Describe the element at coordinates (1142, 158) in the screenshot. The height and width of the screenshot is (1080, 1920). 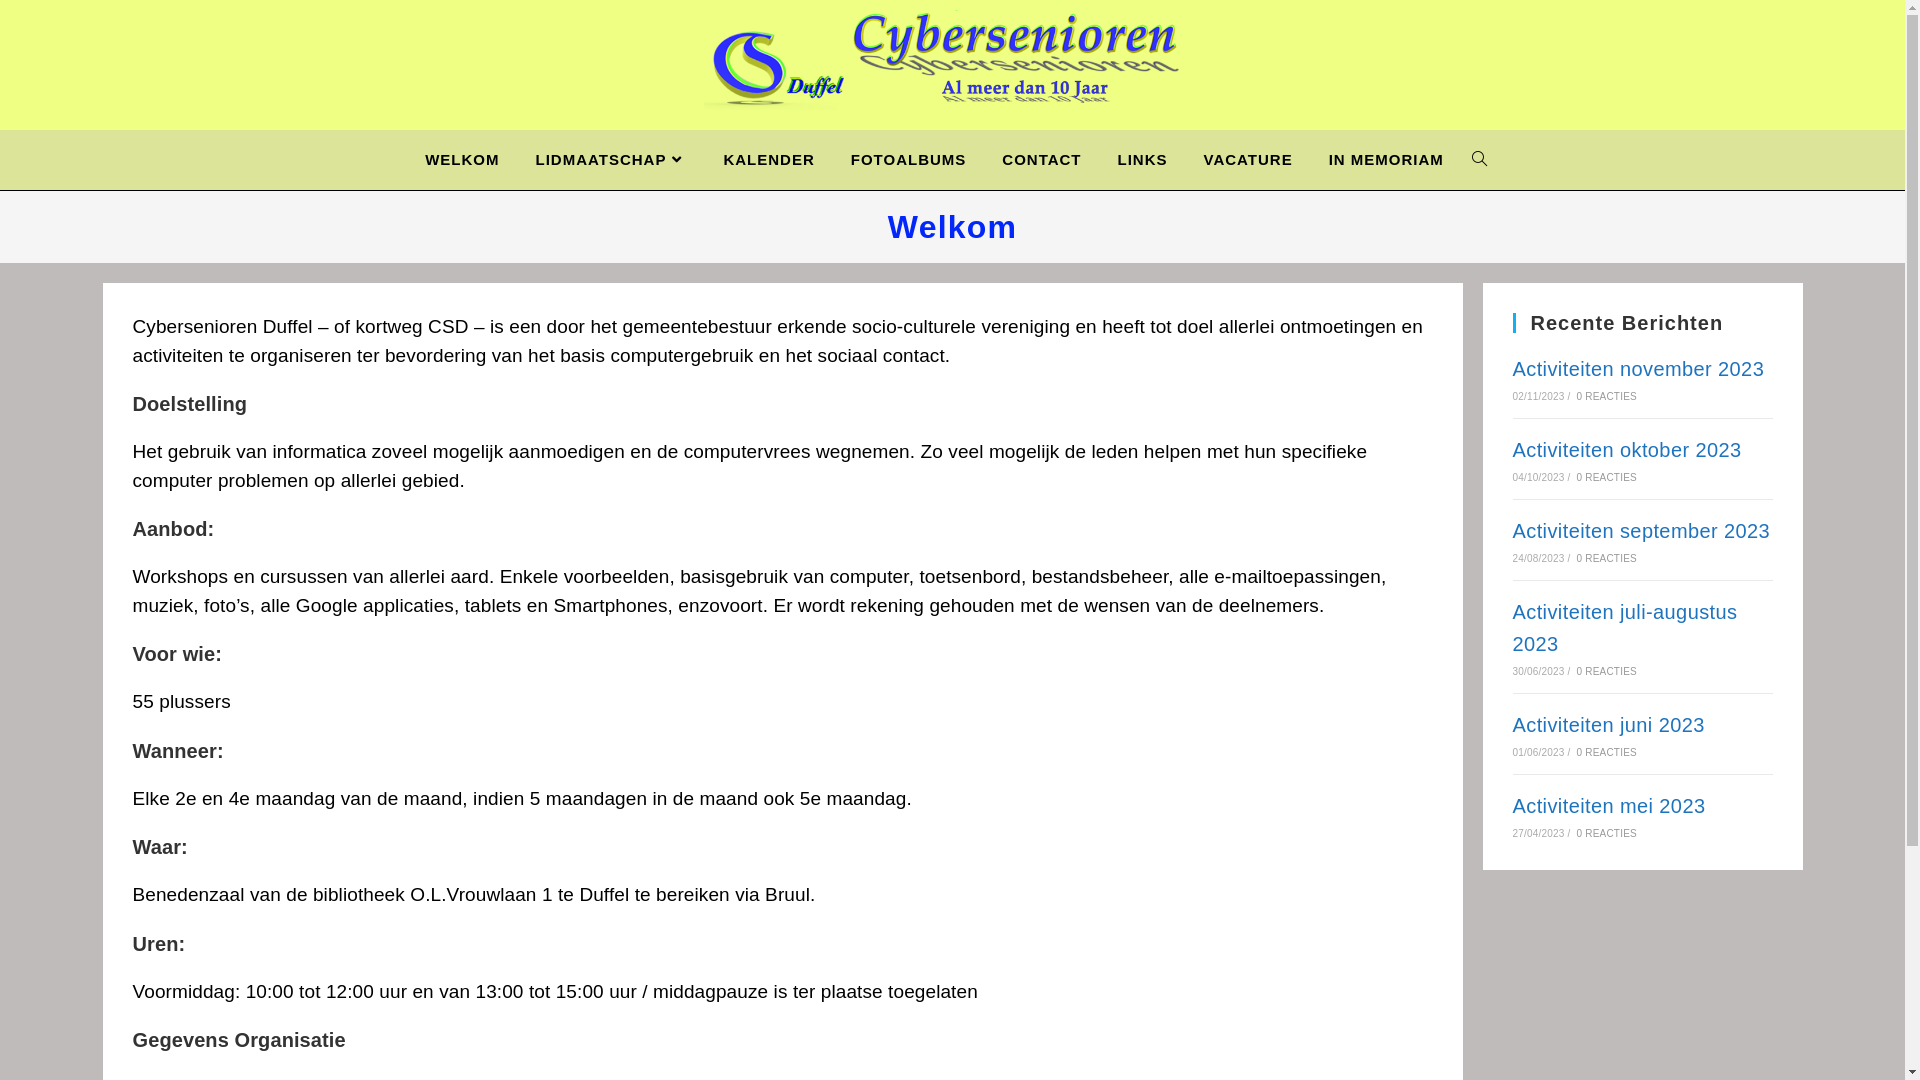
I see `'LINKS'` at that location.